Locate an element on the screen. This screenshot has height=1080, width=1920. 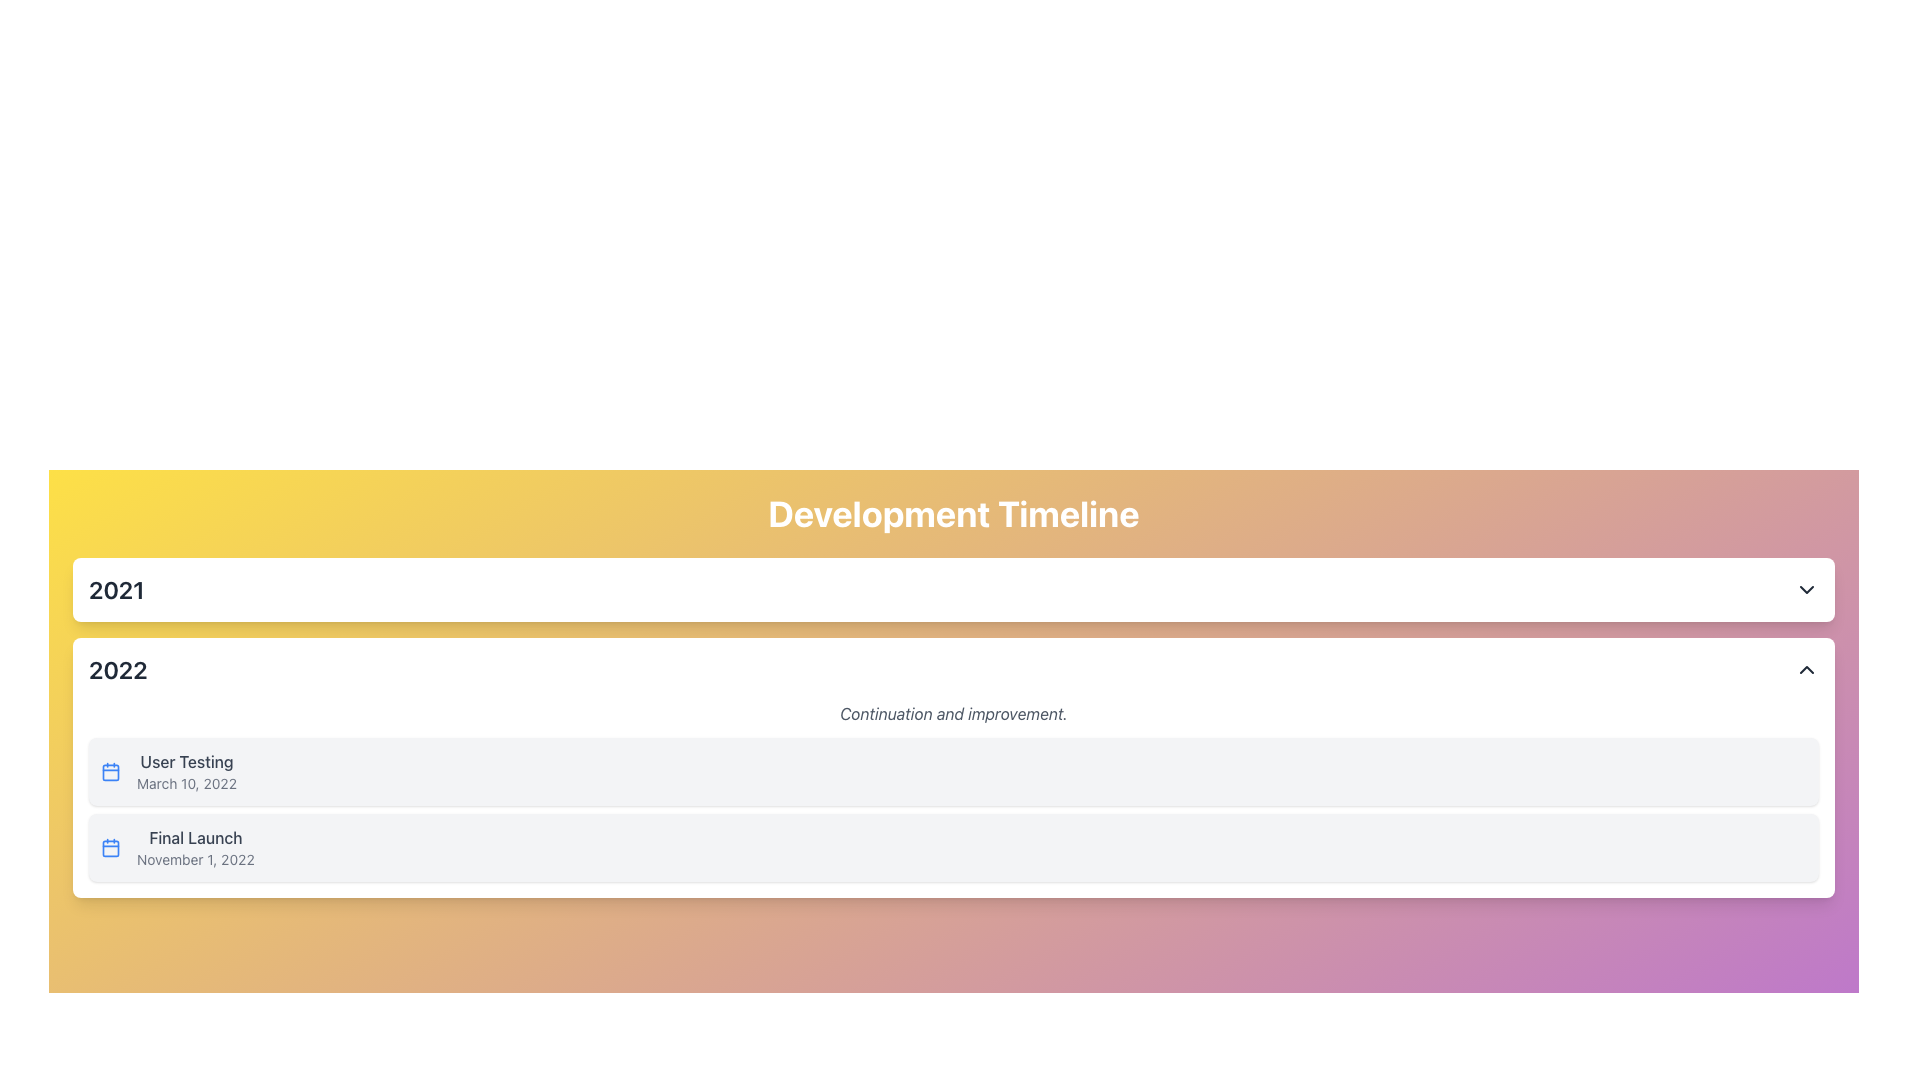
the non-interactive text label that displays the date for the 'User Testing' event located beneath the 'User Testing' header in the '2022' section of the timeline is located at coordinates (187, 782).